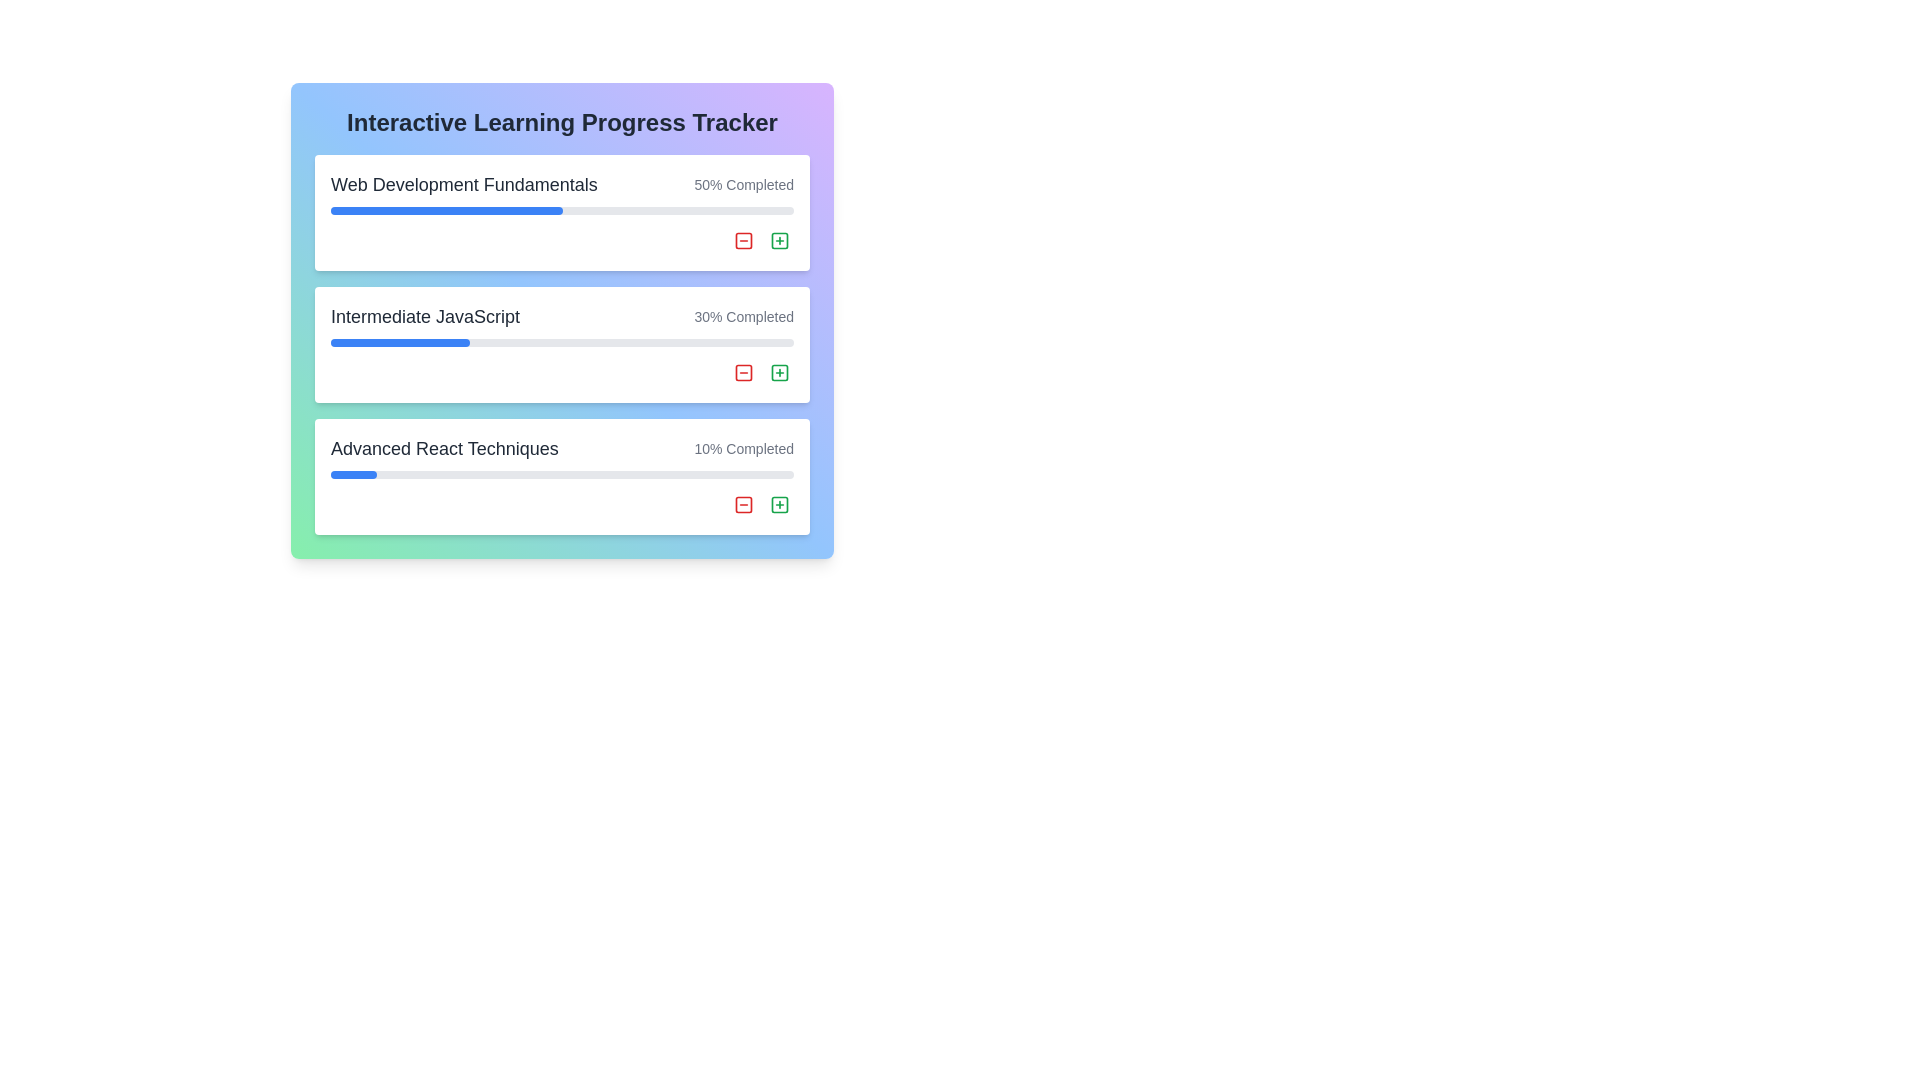 Image resolution: width=1920 pixels, height=1080 pixels. What do you see at coordinates (743, 239) in the screenshot?
I see `the 'Remove' or 'Delete' button located in the 'Advanced React Techniques' section` at bounding box center [743, 239].